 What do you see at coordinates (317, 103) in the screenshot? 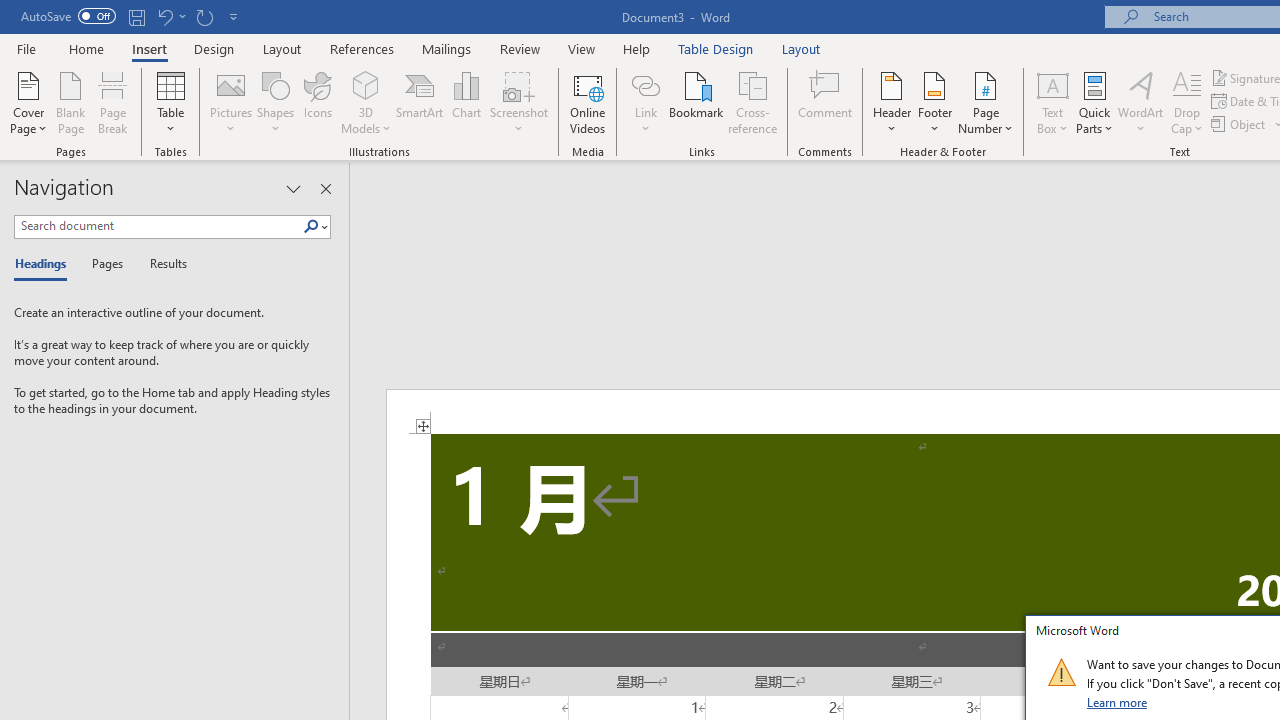
I see `'Icons'` at bounding box center [317, 103].